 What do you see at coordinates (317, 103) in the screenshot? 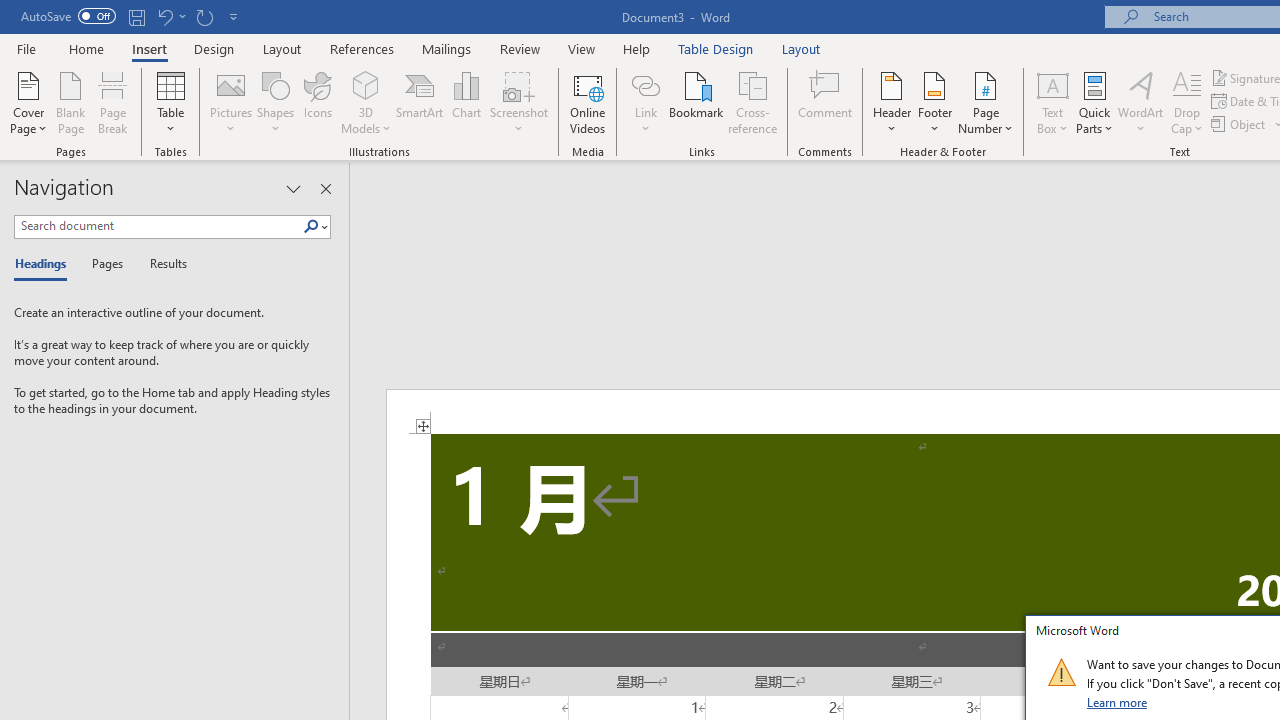
I see `'Icons'` at bounding box center [317, 103].